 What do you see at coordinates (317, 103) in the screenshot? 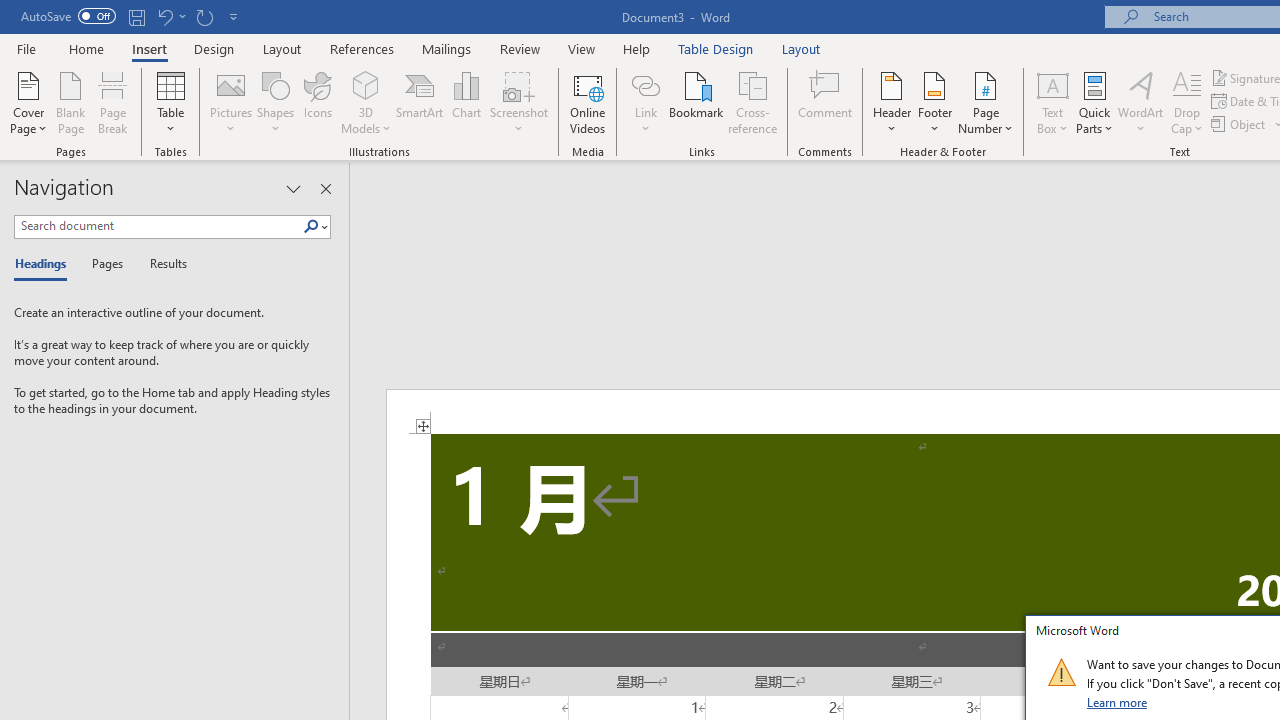
I see `'Icons'` at bounding box center [317, 103].